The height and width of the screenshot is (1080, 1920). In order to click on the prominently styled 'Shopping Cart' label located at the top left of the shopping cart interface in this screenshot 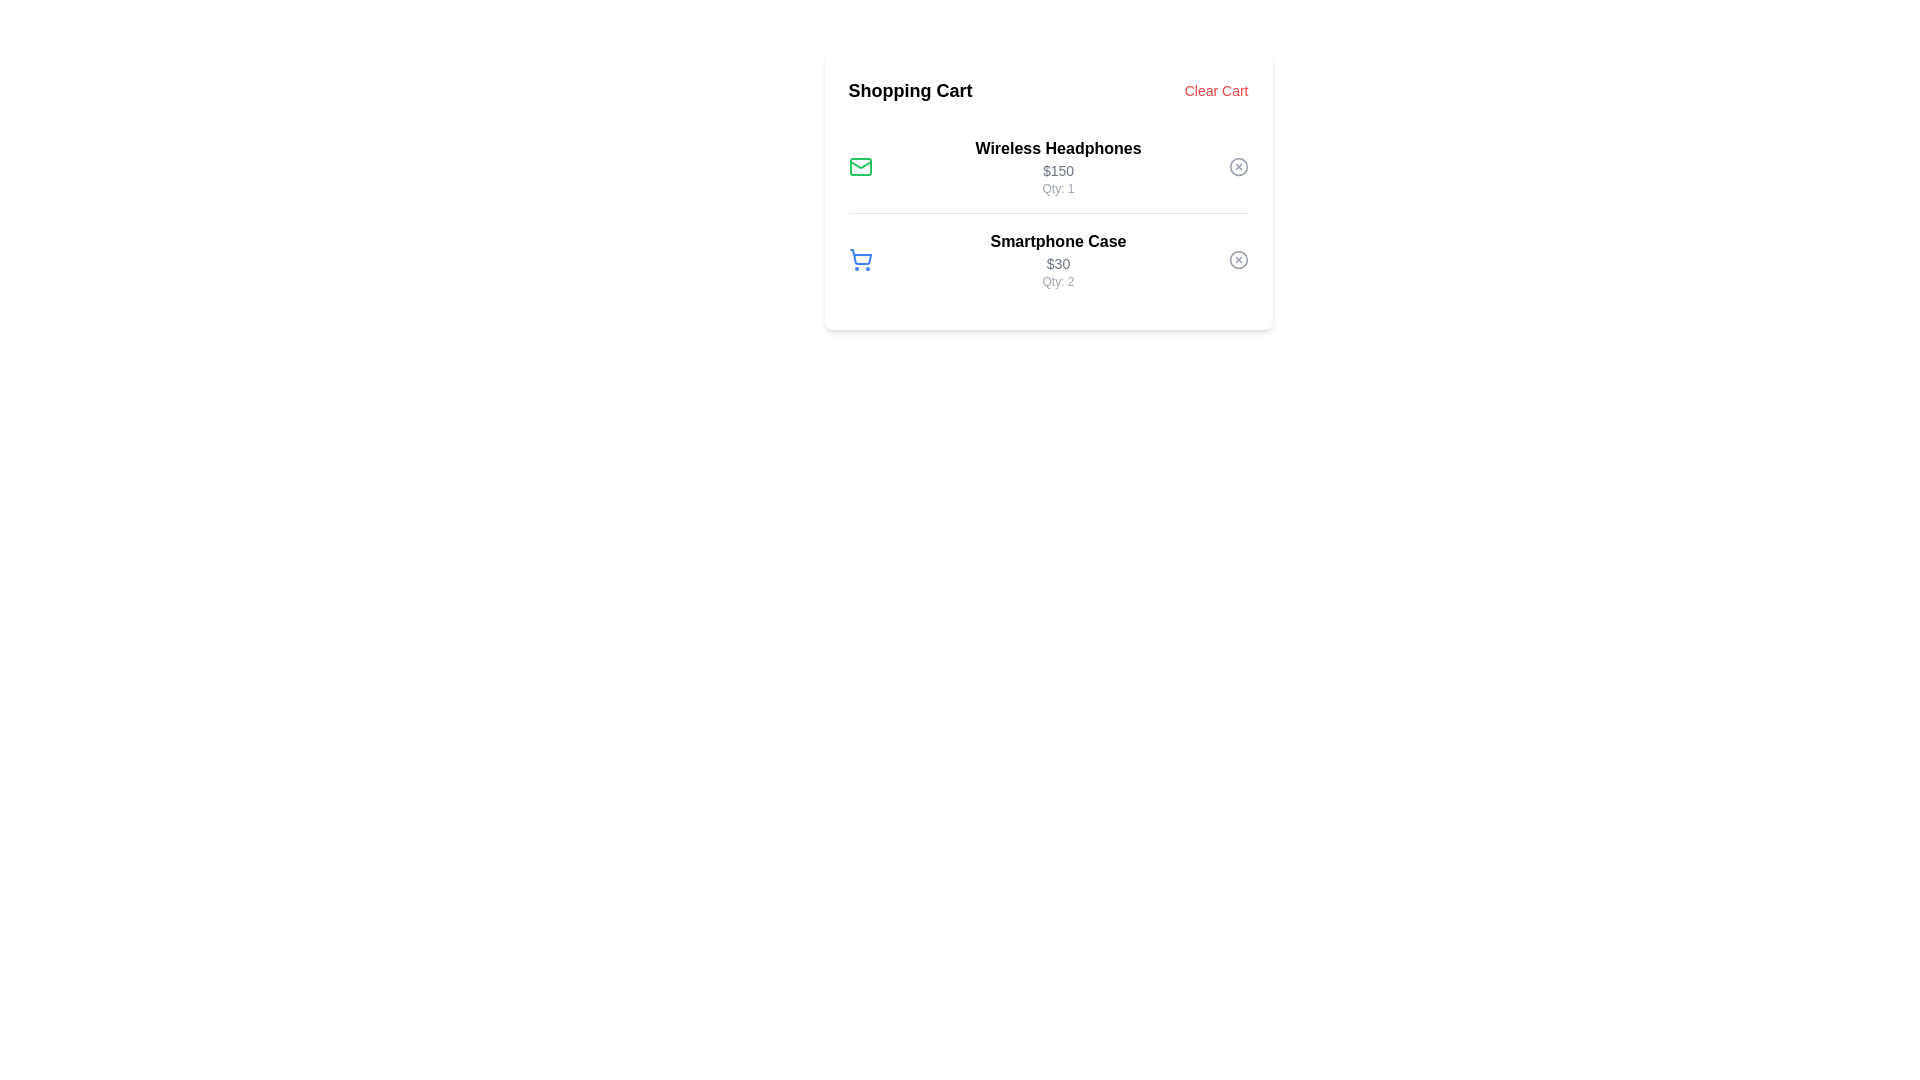, I will do `click(909, 91)`.